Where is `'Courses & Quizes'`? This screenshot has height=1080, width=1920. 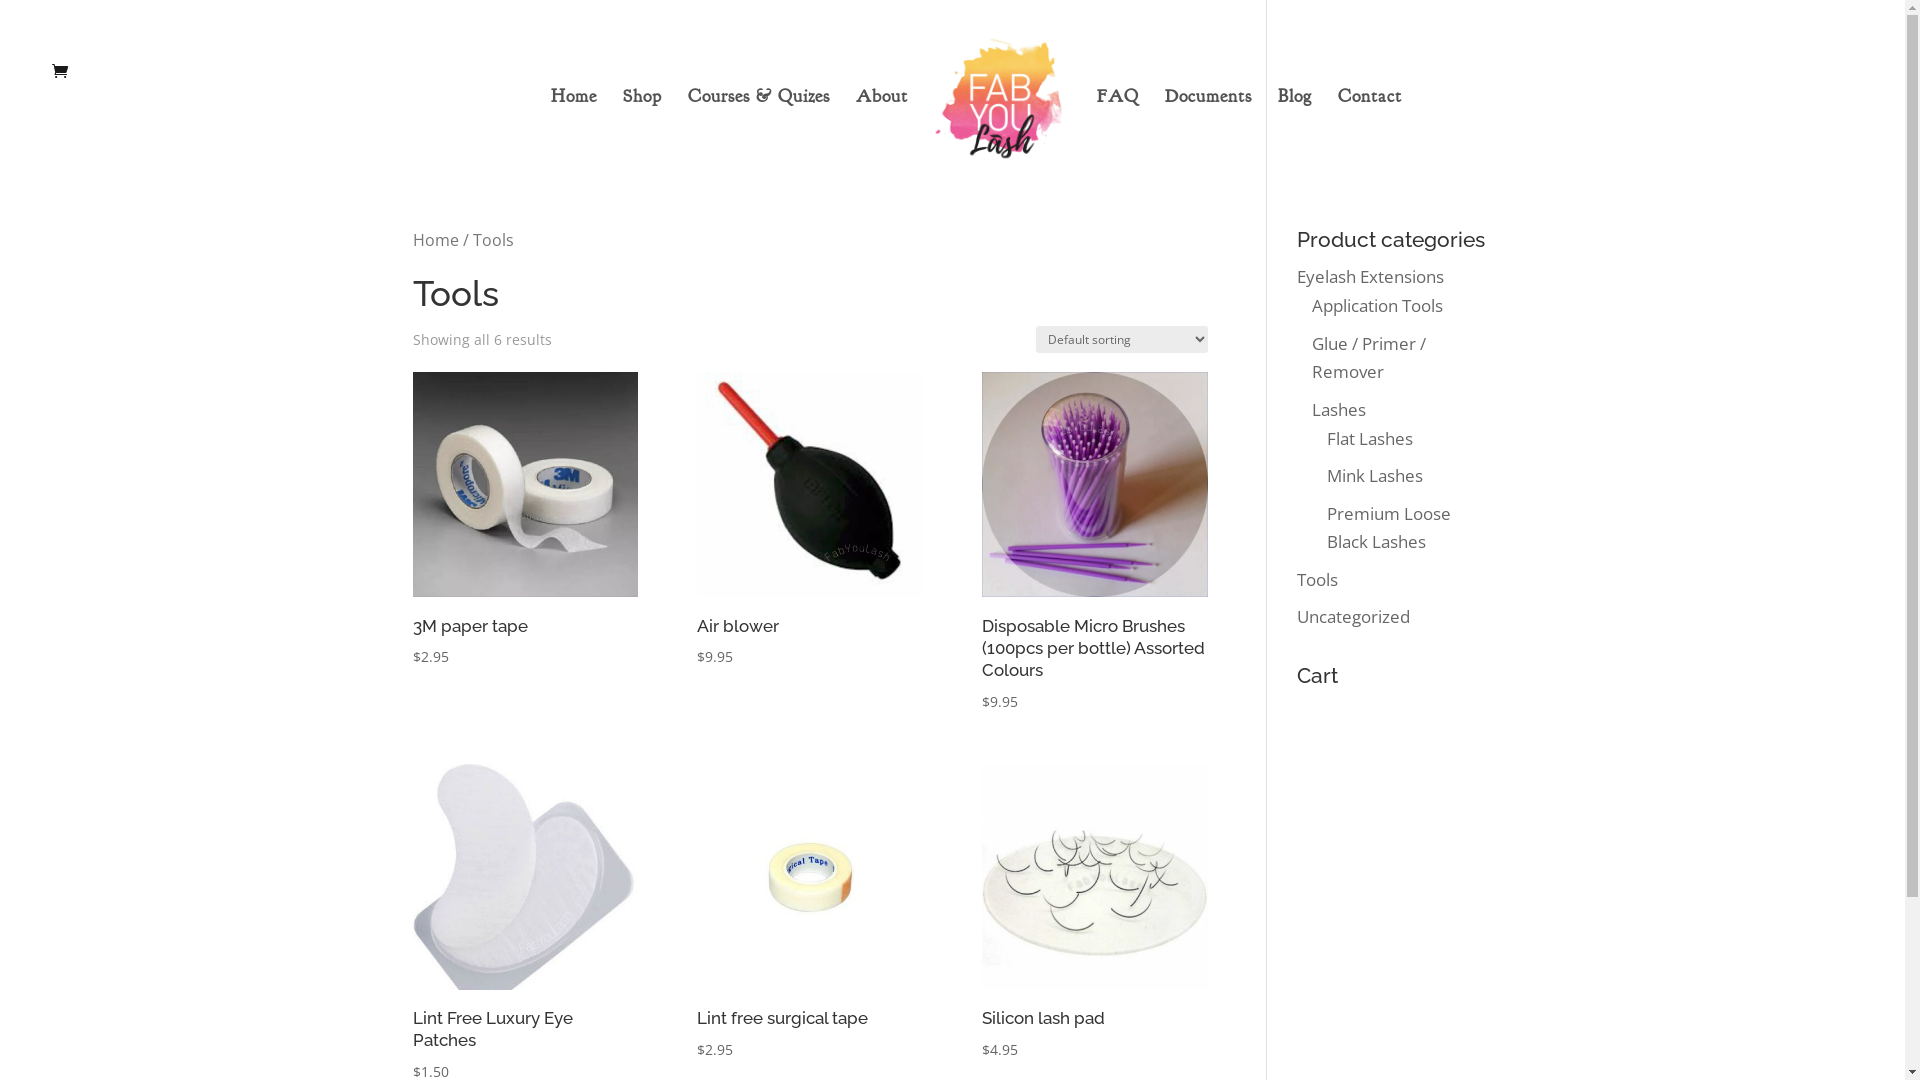 'Courses & Quizes' is located at coordinates (757, 129).